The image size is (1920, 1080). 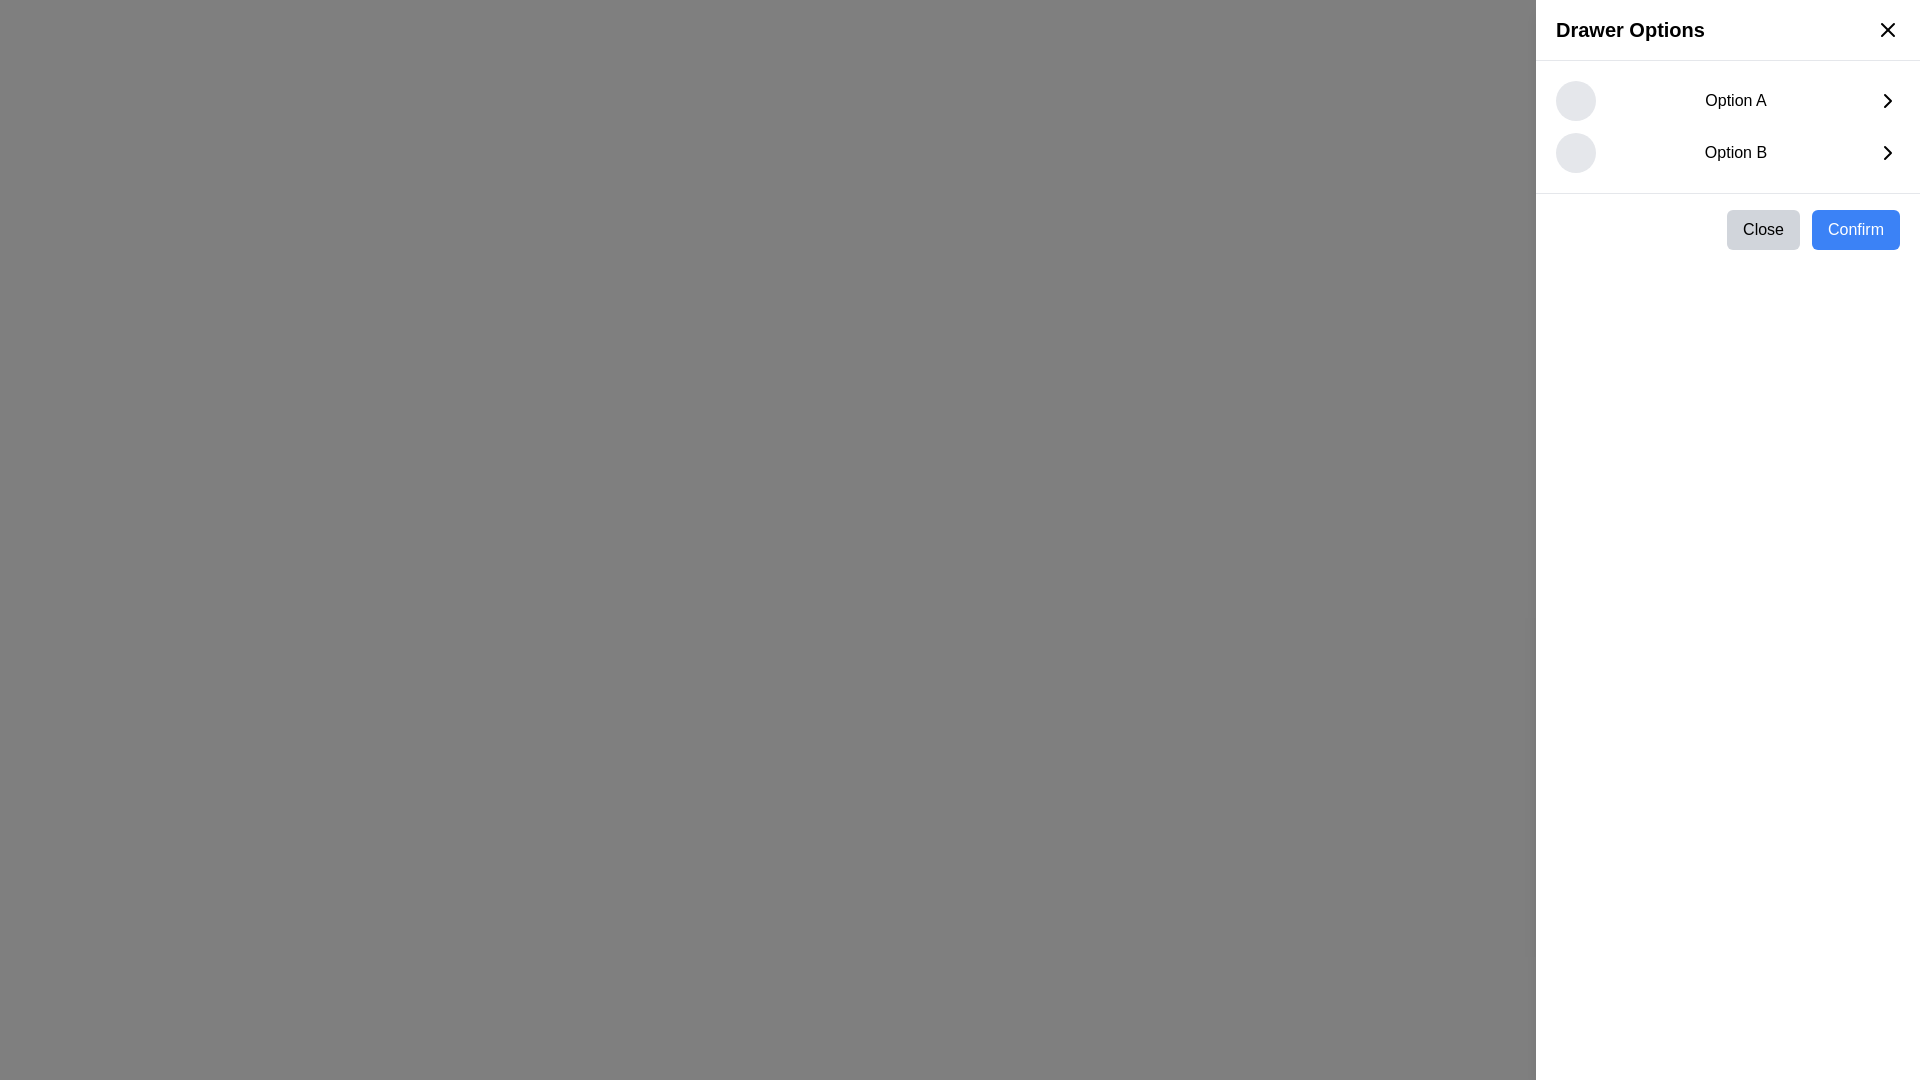 What do you see at coordinates (1727, 100) in the screenshot?
I see `the topmost item labeled 'Option A' in the white side panel under the header 'Drawer Options'` at bounding box center [1727, 100].